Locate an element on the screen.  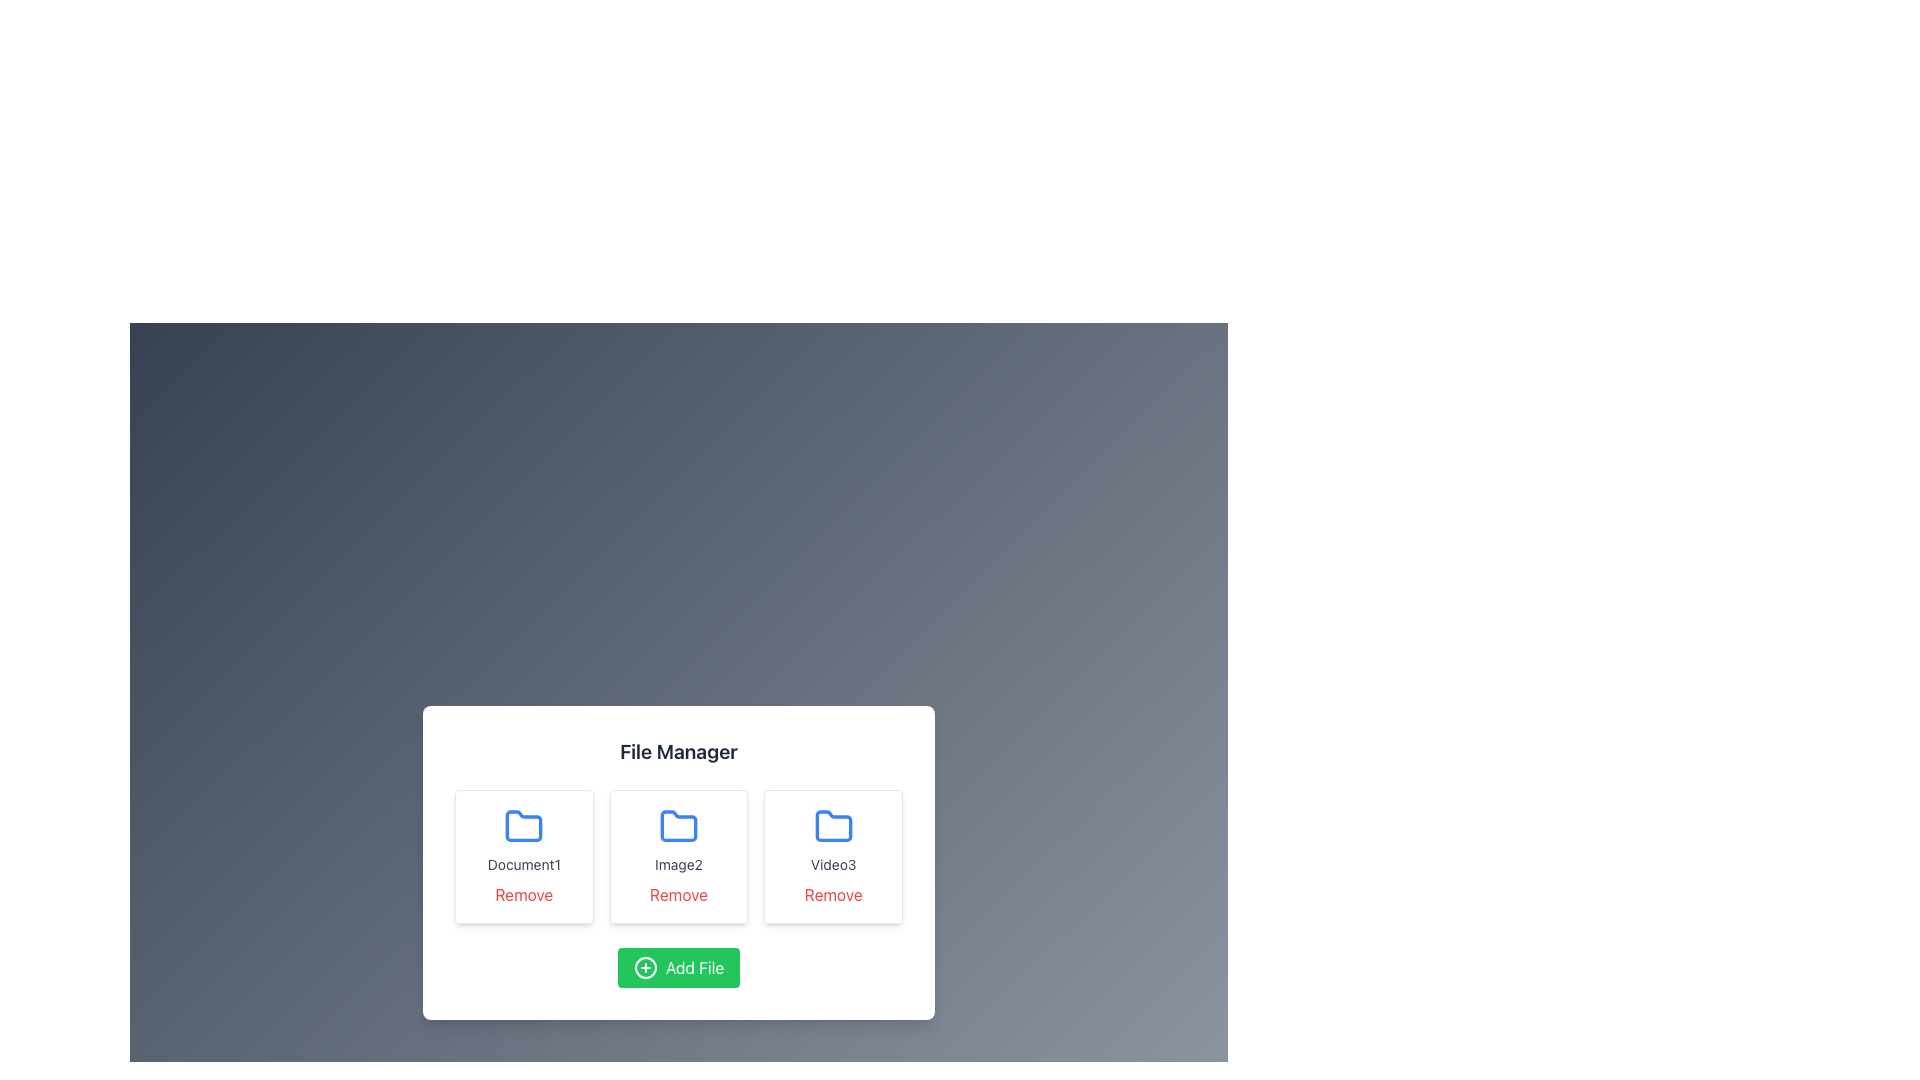
the icon located to the left of the text inside the green 'Add File' button at the bottom center of the File Manager interface to initiate the associated action is located at coordinates (645, 967).